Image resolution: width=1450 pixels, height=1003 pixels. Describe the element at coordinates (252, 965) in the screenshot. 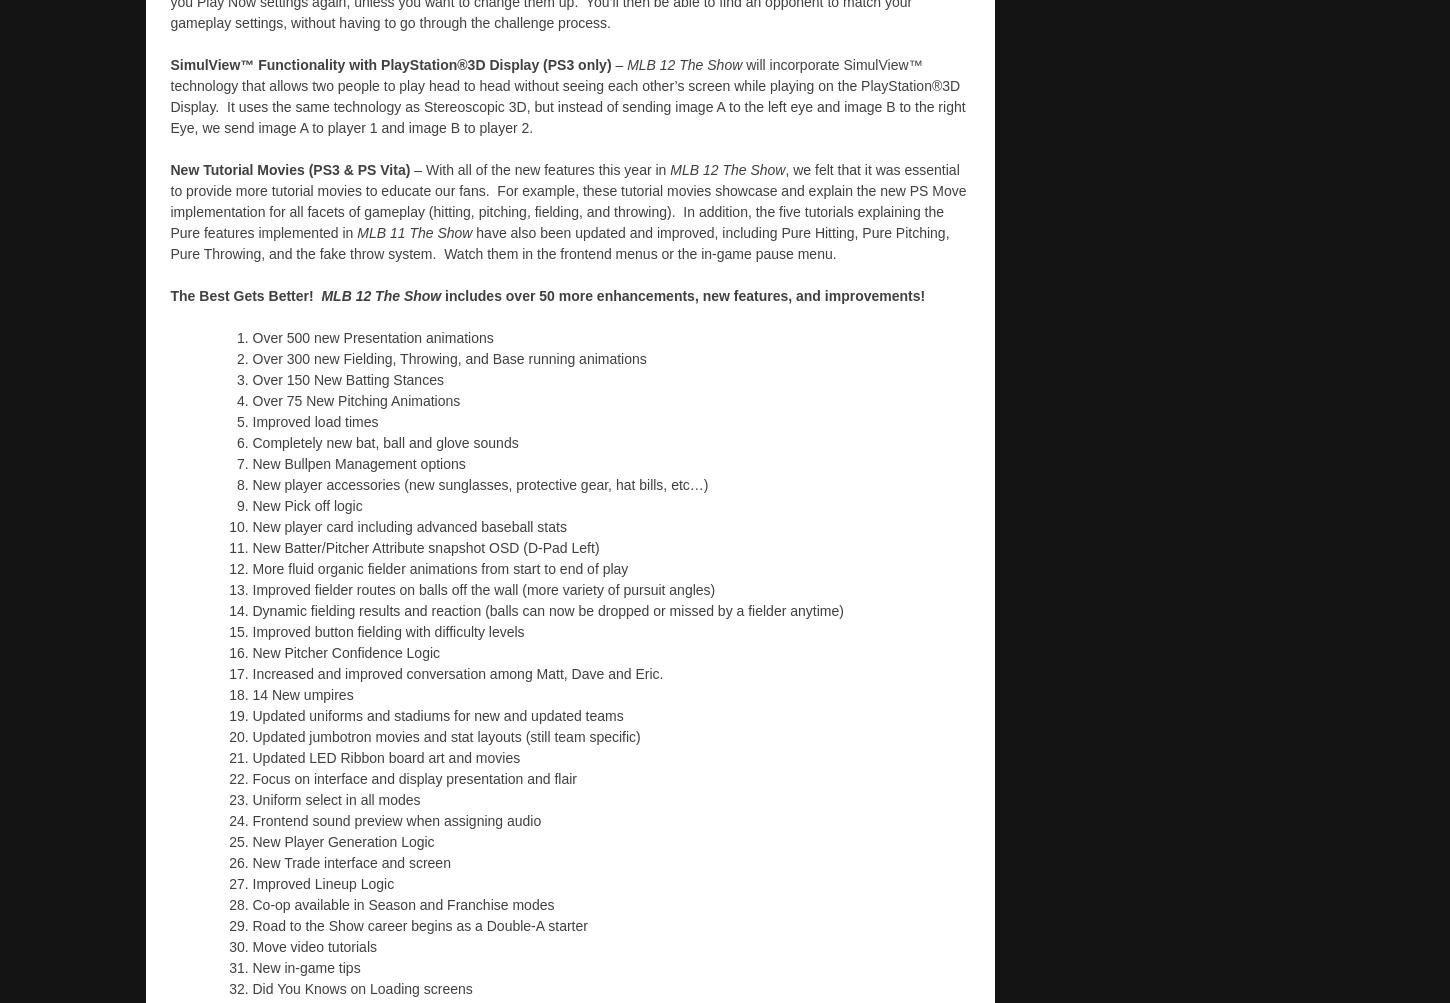

I see `'New in-game tips'` at that location.